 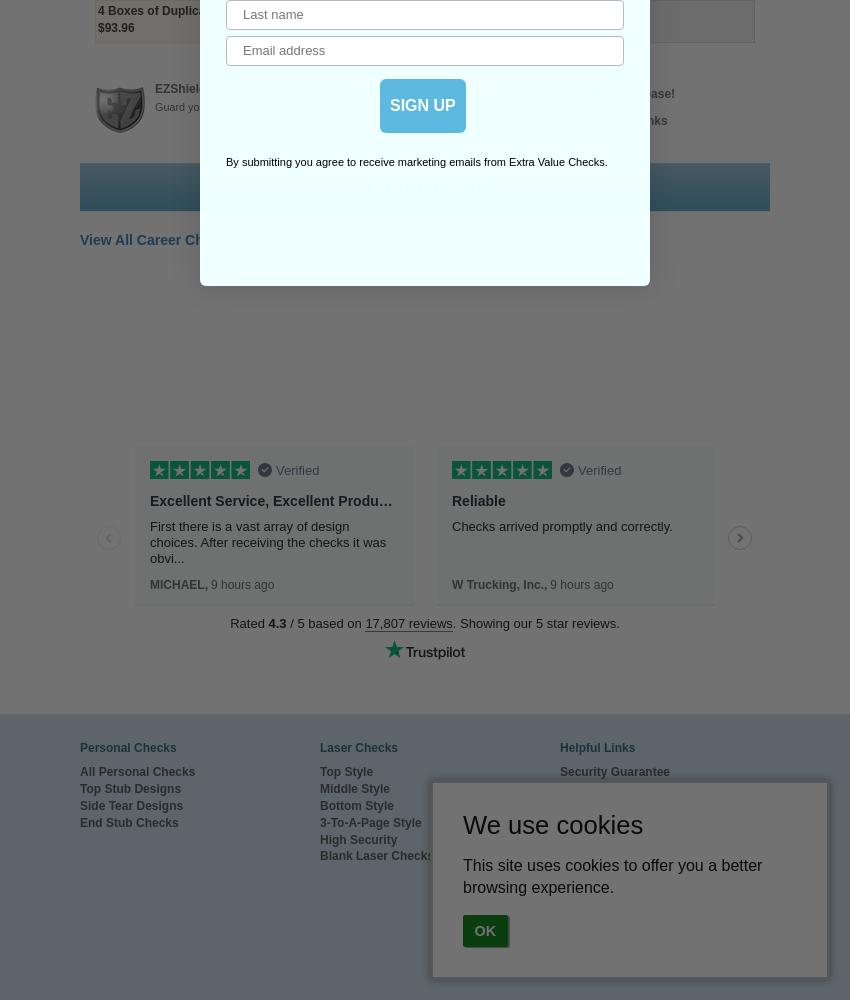 What do you see at coordinates (156, 238) in the screenshot?
I see `'View All Career Checks'` at bounding box center [156, 238].